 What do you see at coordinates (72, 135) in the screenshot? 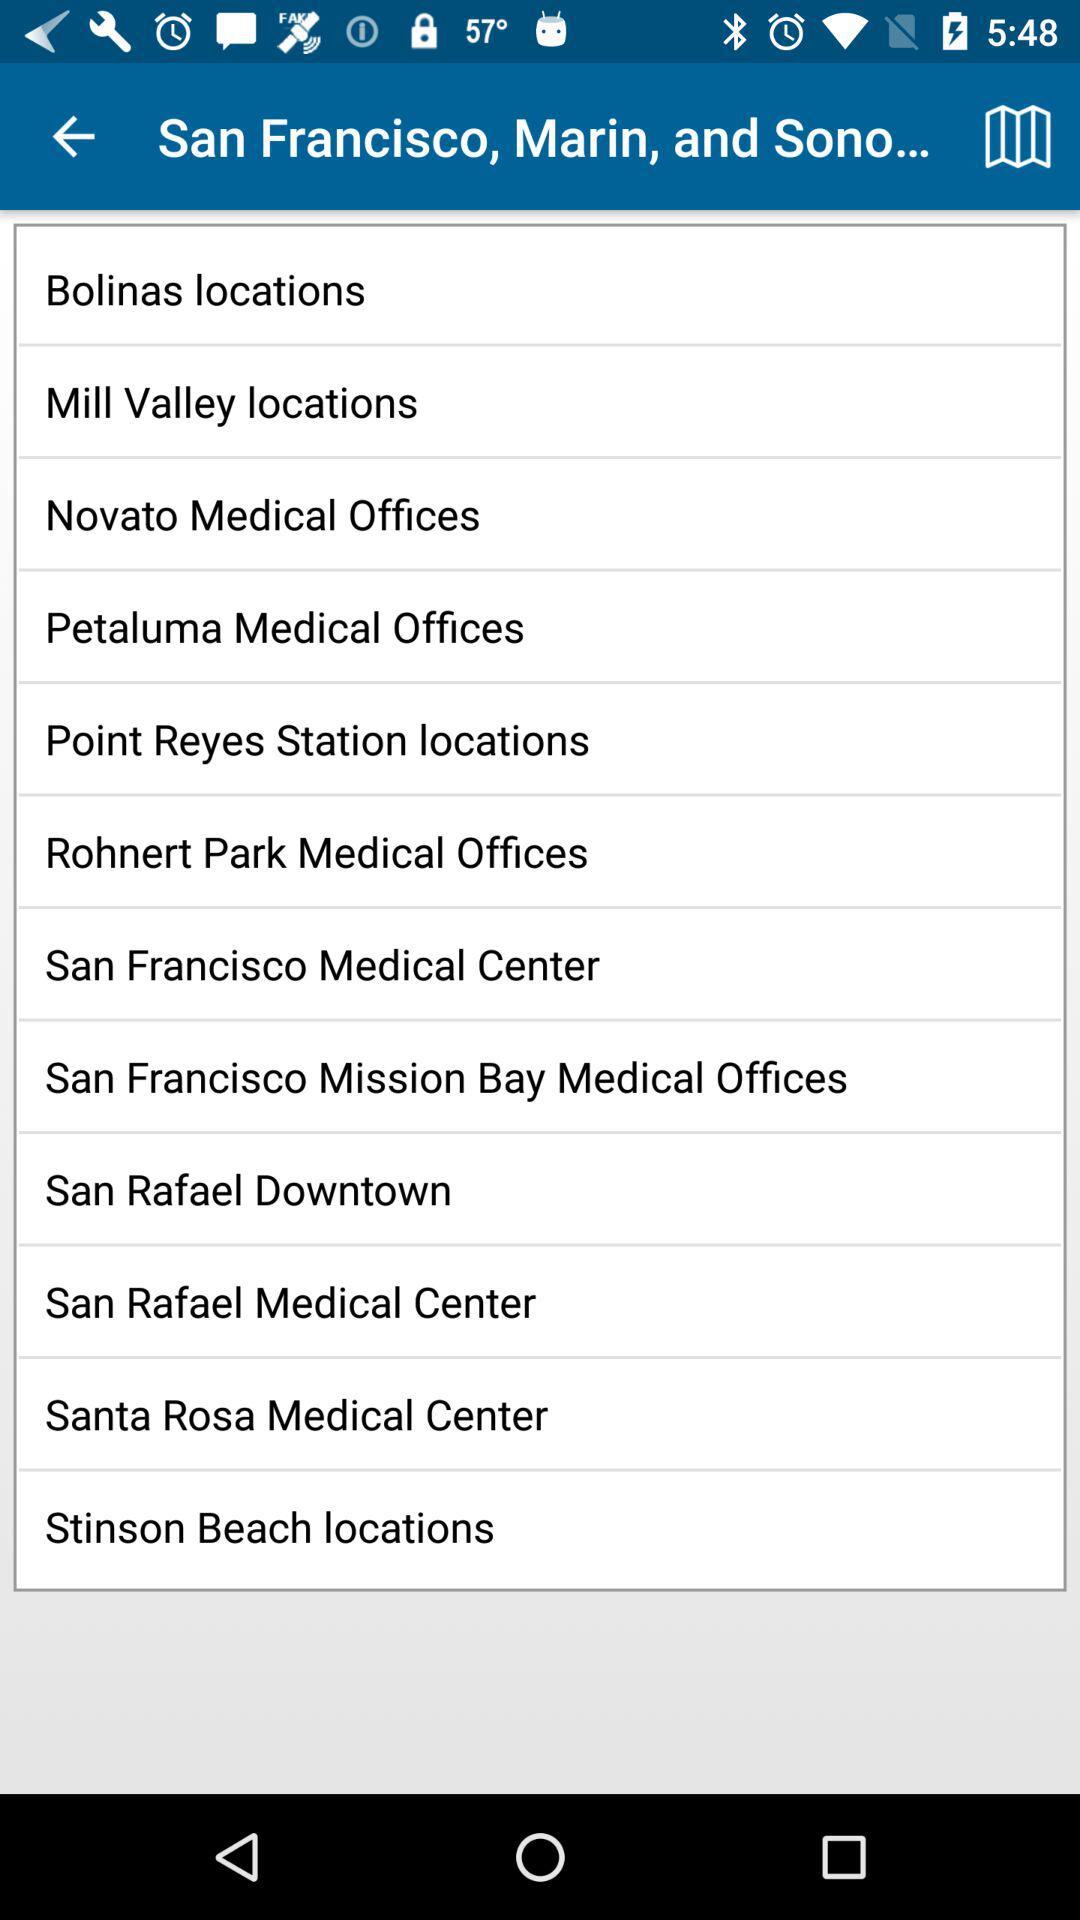
I see `the item above the bolinas locations` at bounding box center [72, 135].